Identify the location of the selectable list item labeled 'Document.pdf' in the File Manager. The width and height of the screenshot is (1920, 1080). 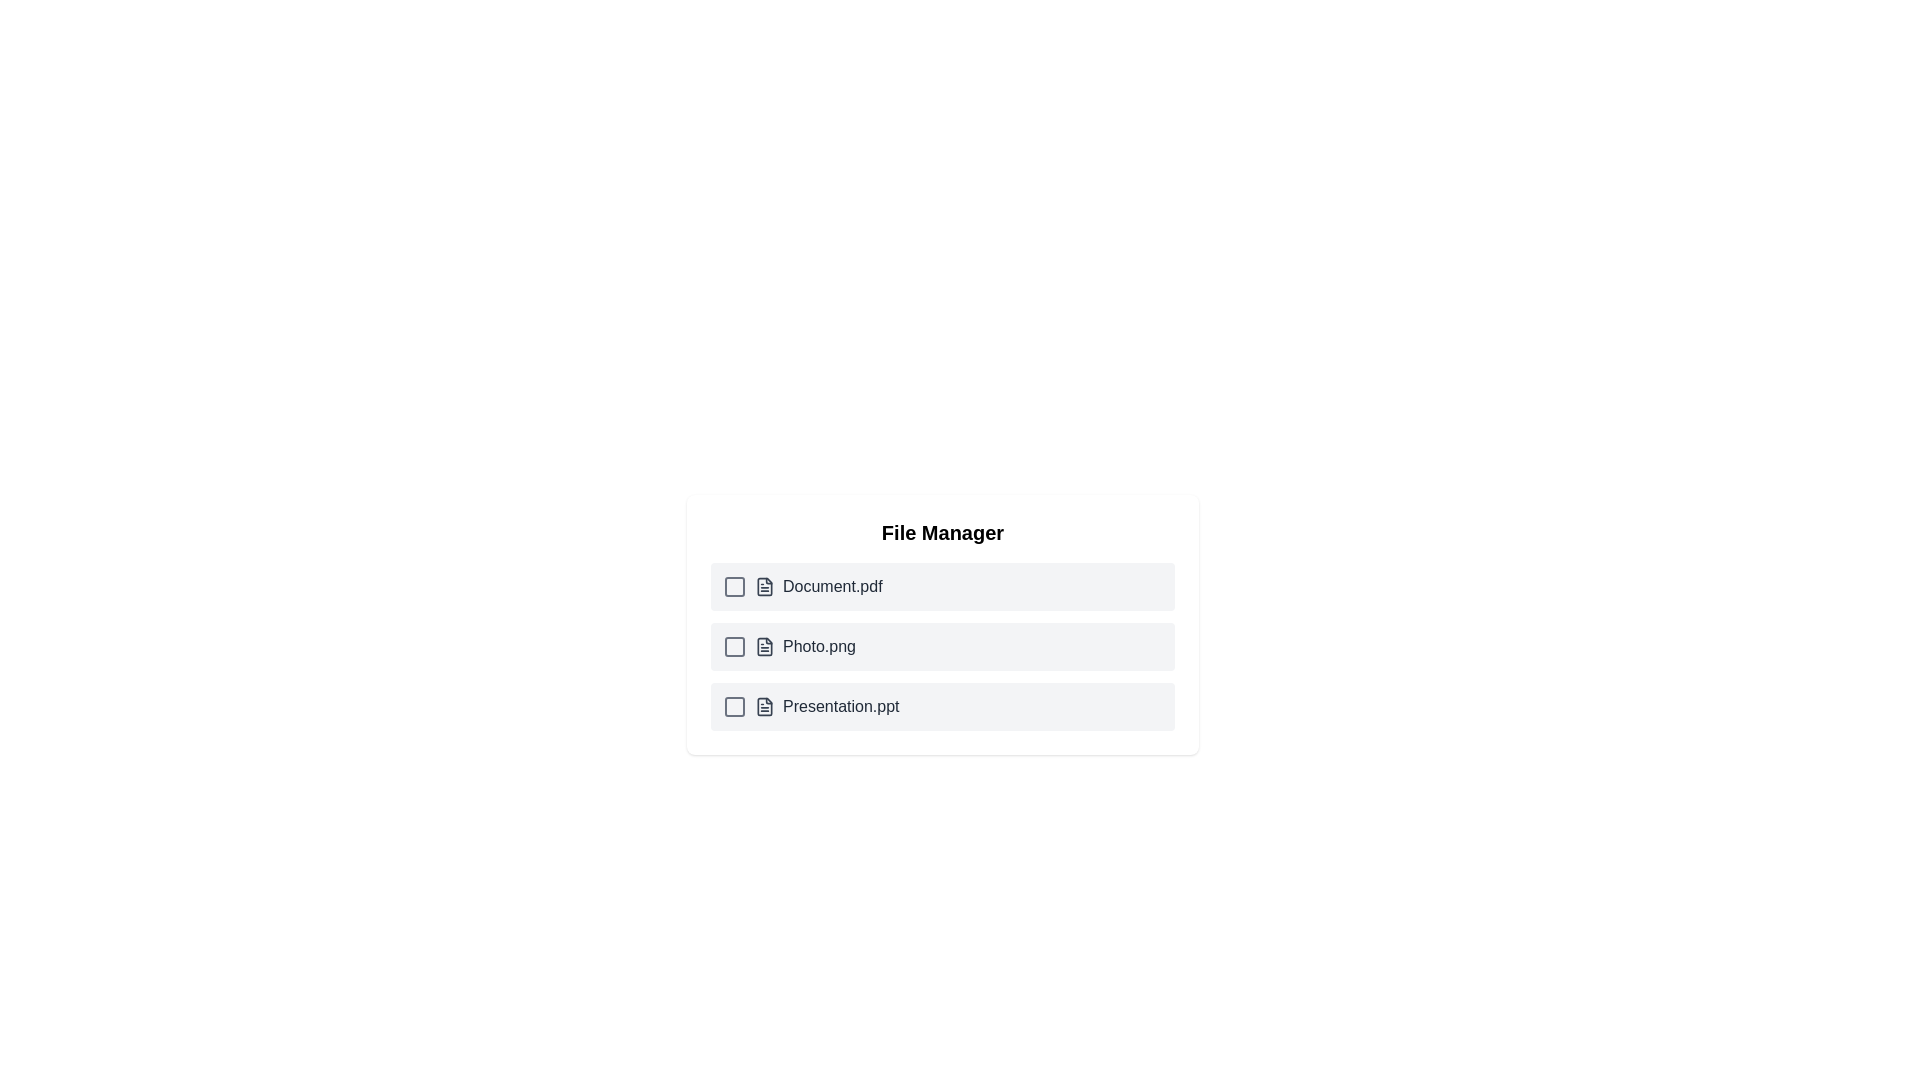
(941, 585).